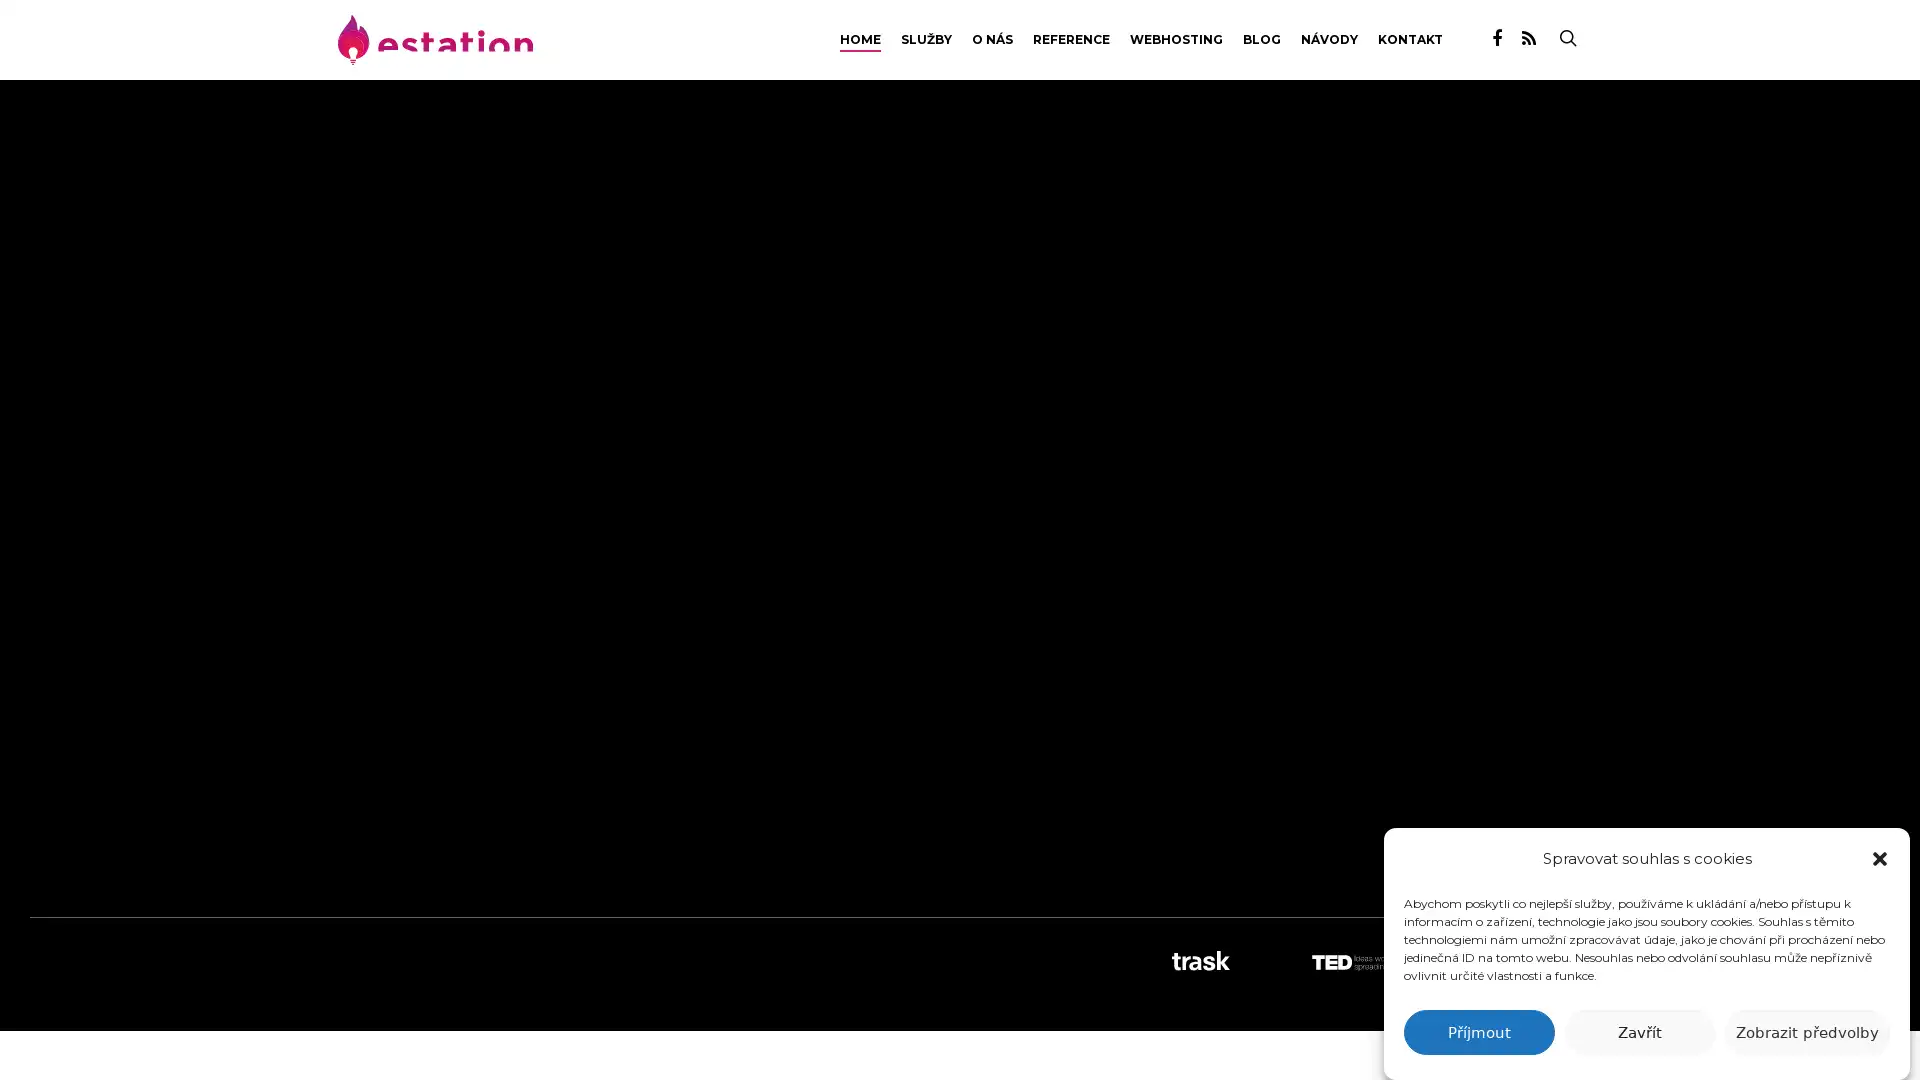 This screenshot has height=1080, width=1920. What do you see at coordinates (1807, 1032) in the screenshot?
I see `Zobrazit predvolby` at bounding box center [1807, 1032].